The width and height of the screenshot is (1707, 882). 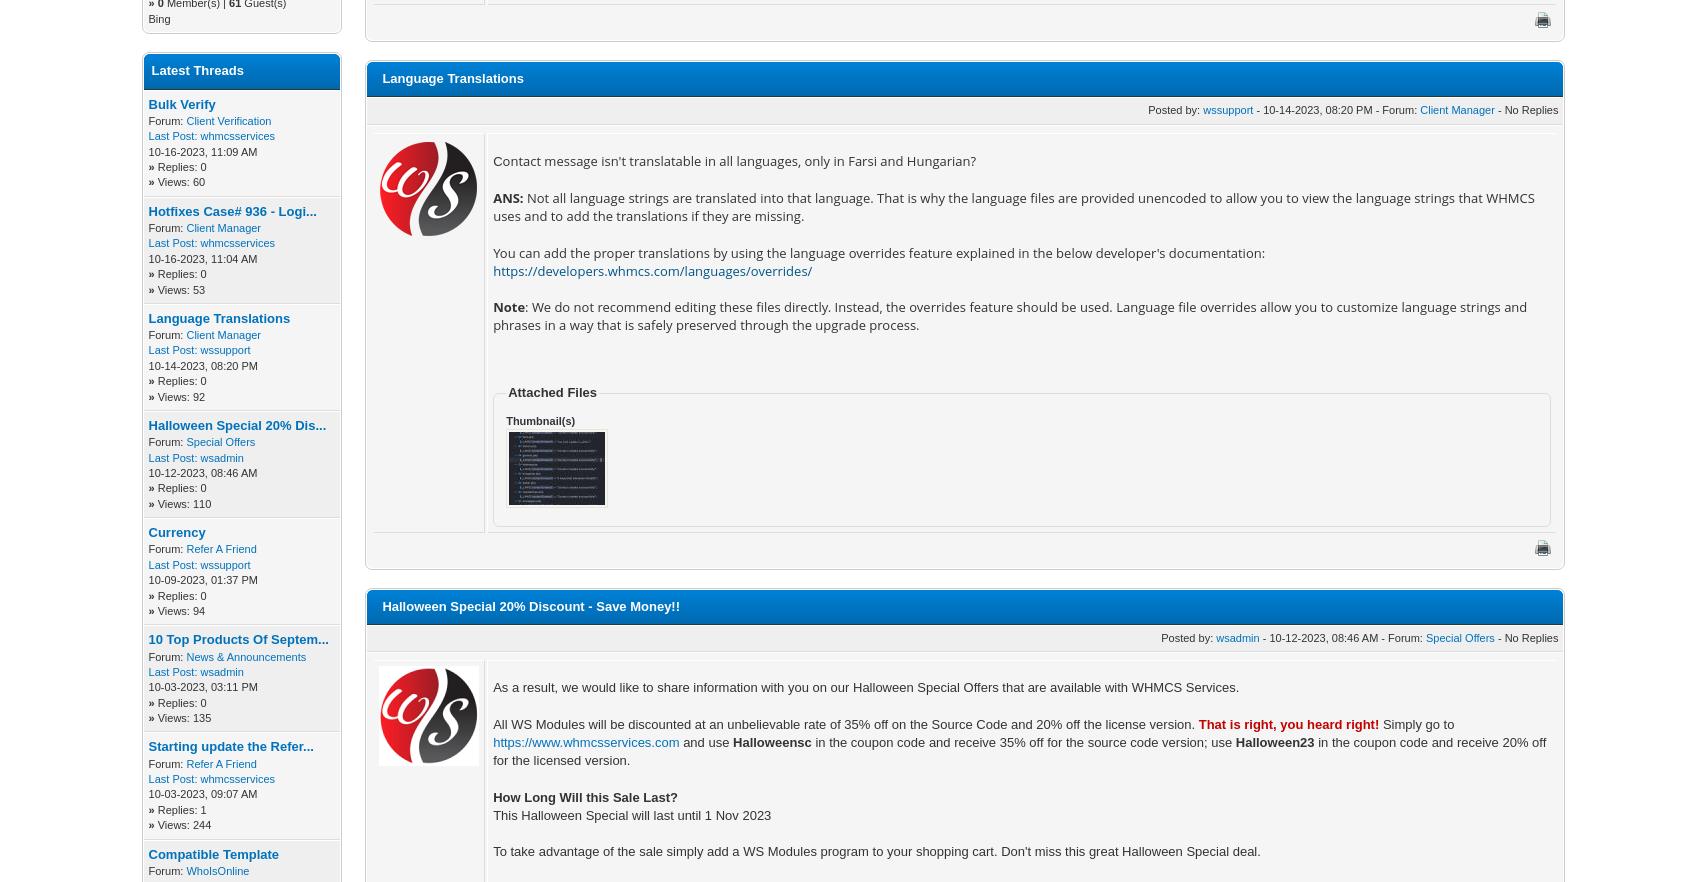 What do you see at coordinates (1018, 750) in the screenshot?
I see `'in the coupon code and receive 20% off for the licensed version.'` at bounding box center [1018, 750].